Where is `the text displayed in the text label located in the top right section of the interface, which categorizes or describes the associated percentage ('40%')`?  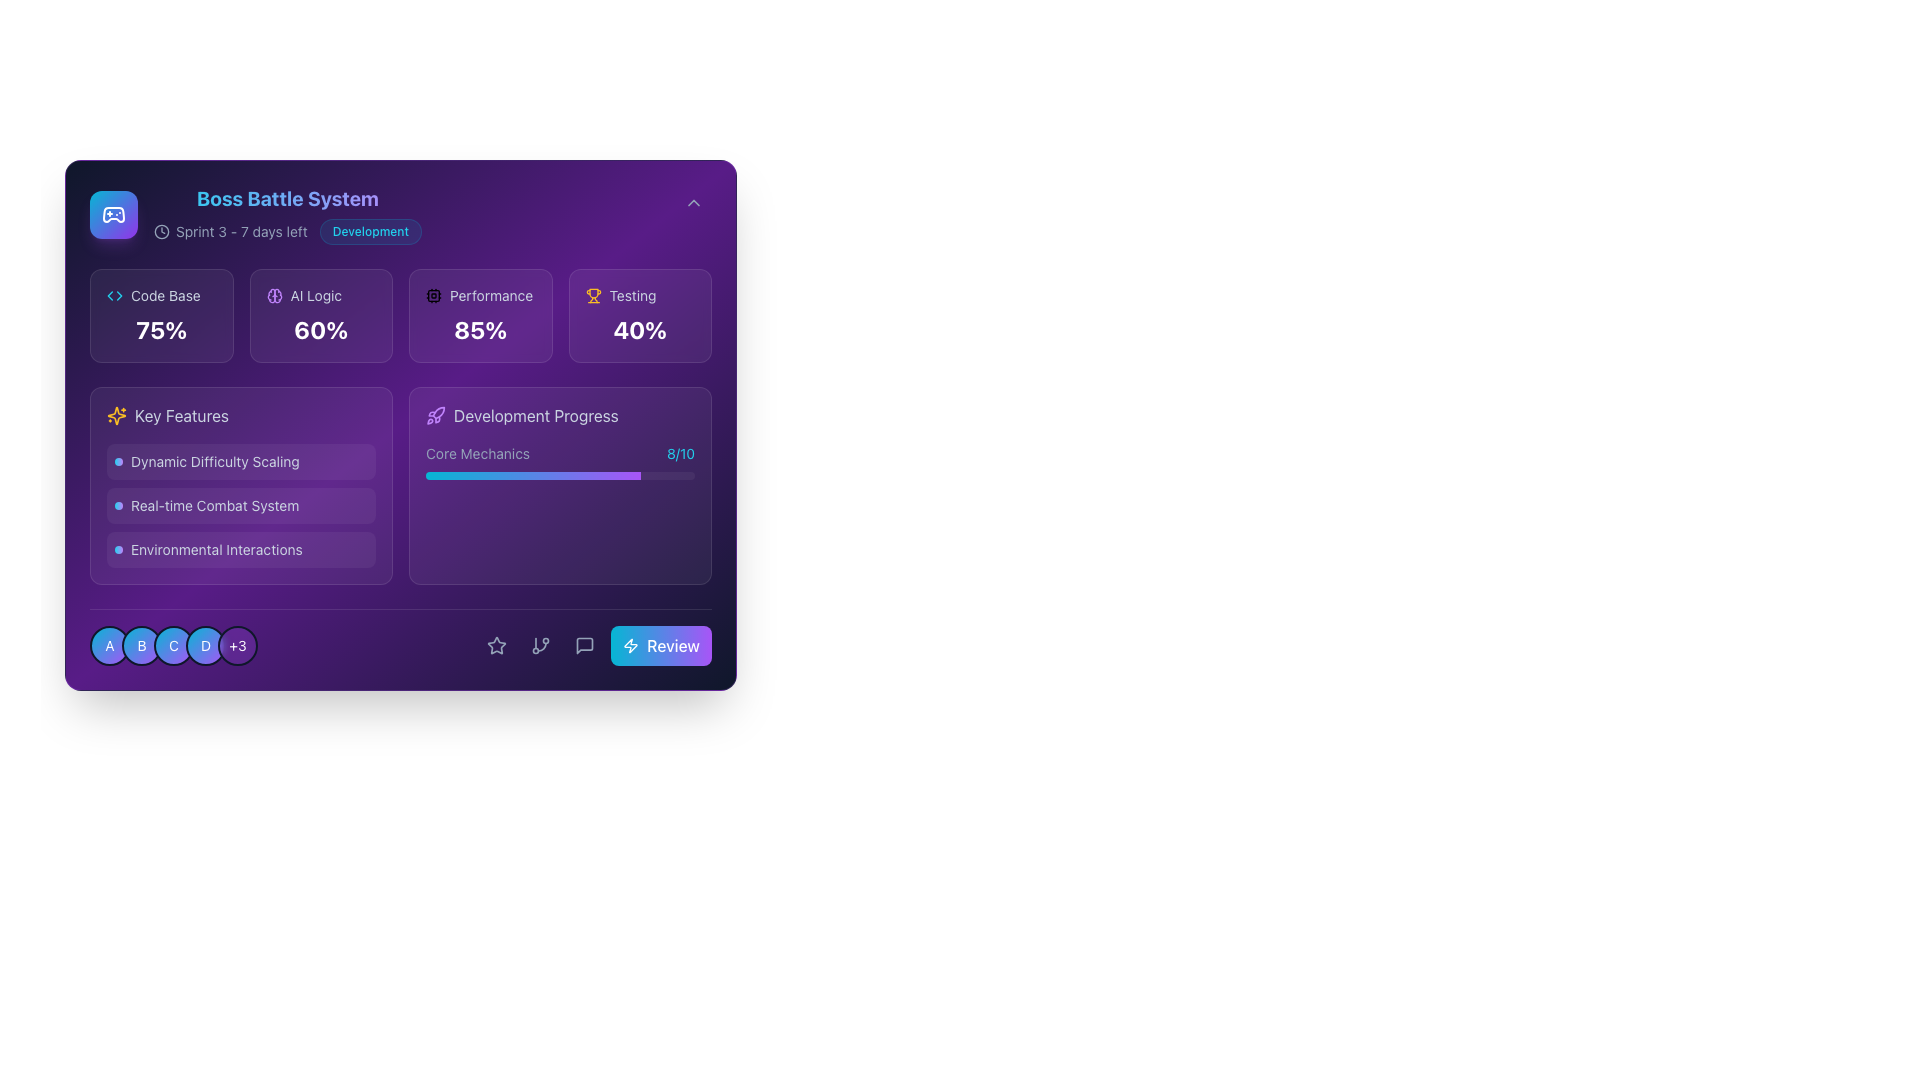
the text displayed in the text label located in the top right section of the interface, which categorizes or describes the associated percentage ('40%') is located at coordinates (632, 296).